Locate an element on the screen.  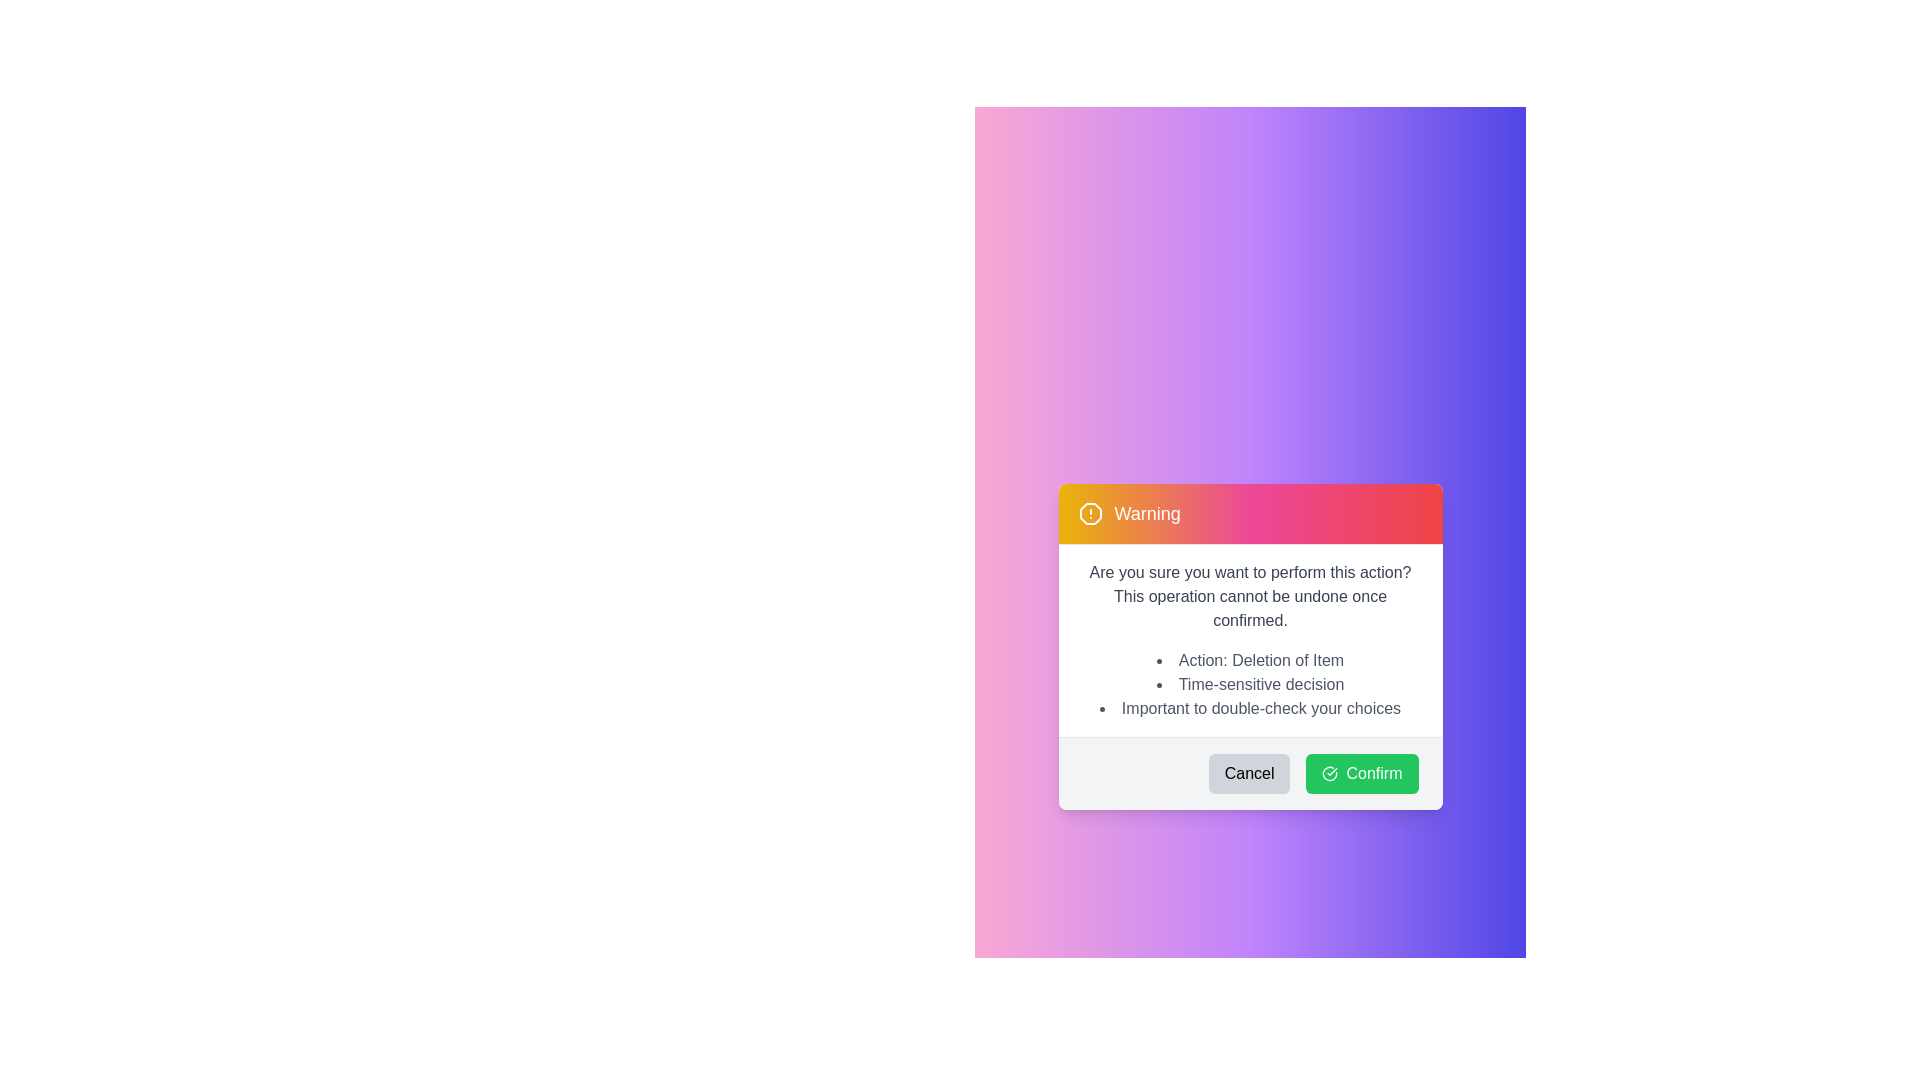
the alert or warning icon located to the left of the text 'Warning' in the gradient-colored top bar of the modal is located at coordinates (1089, 512).